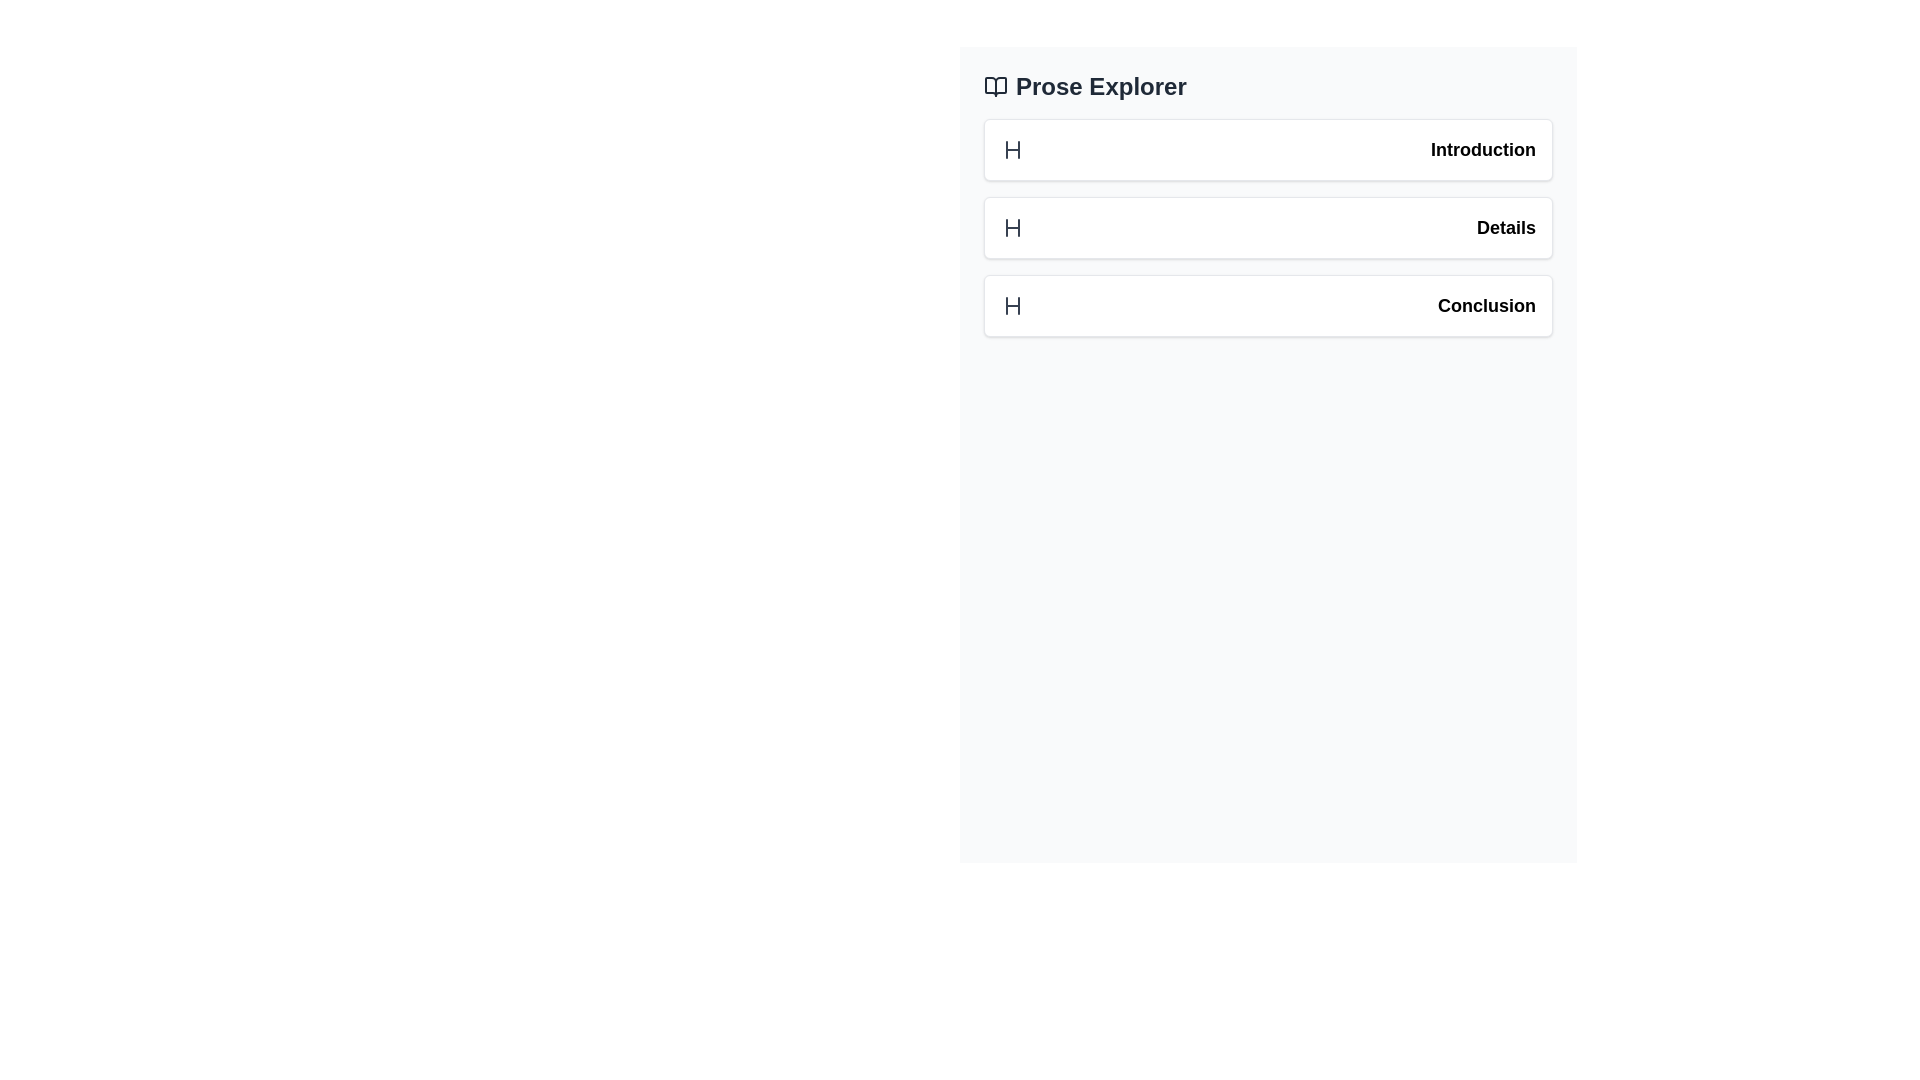 This screenshot has width=1920, height=1080. Describe the element at coordinates (1267, 305) in the screenshot. I see `the 'Conclusion' list item in the 'Prose Explorer' section for keyboard navigation` at that location.